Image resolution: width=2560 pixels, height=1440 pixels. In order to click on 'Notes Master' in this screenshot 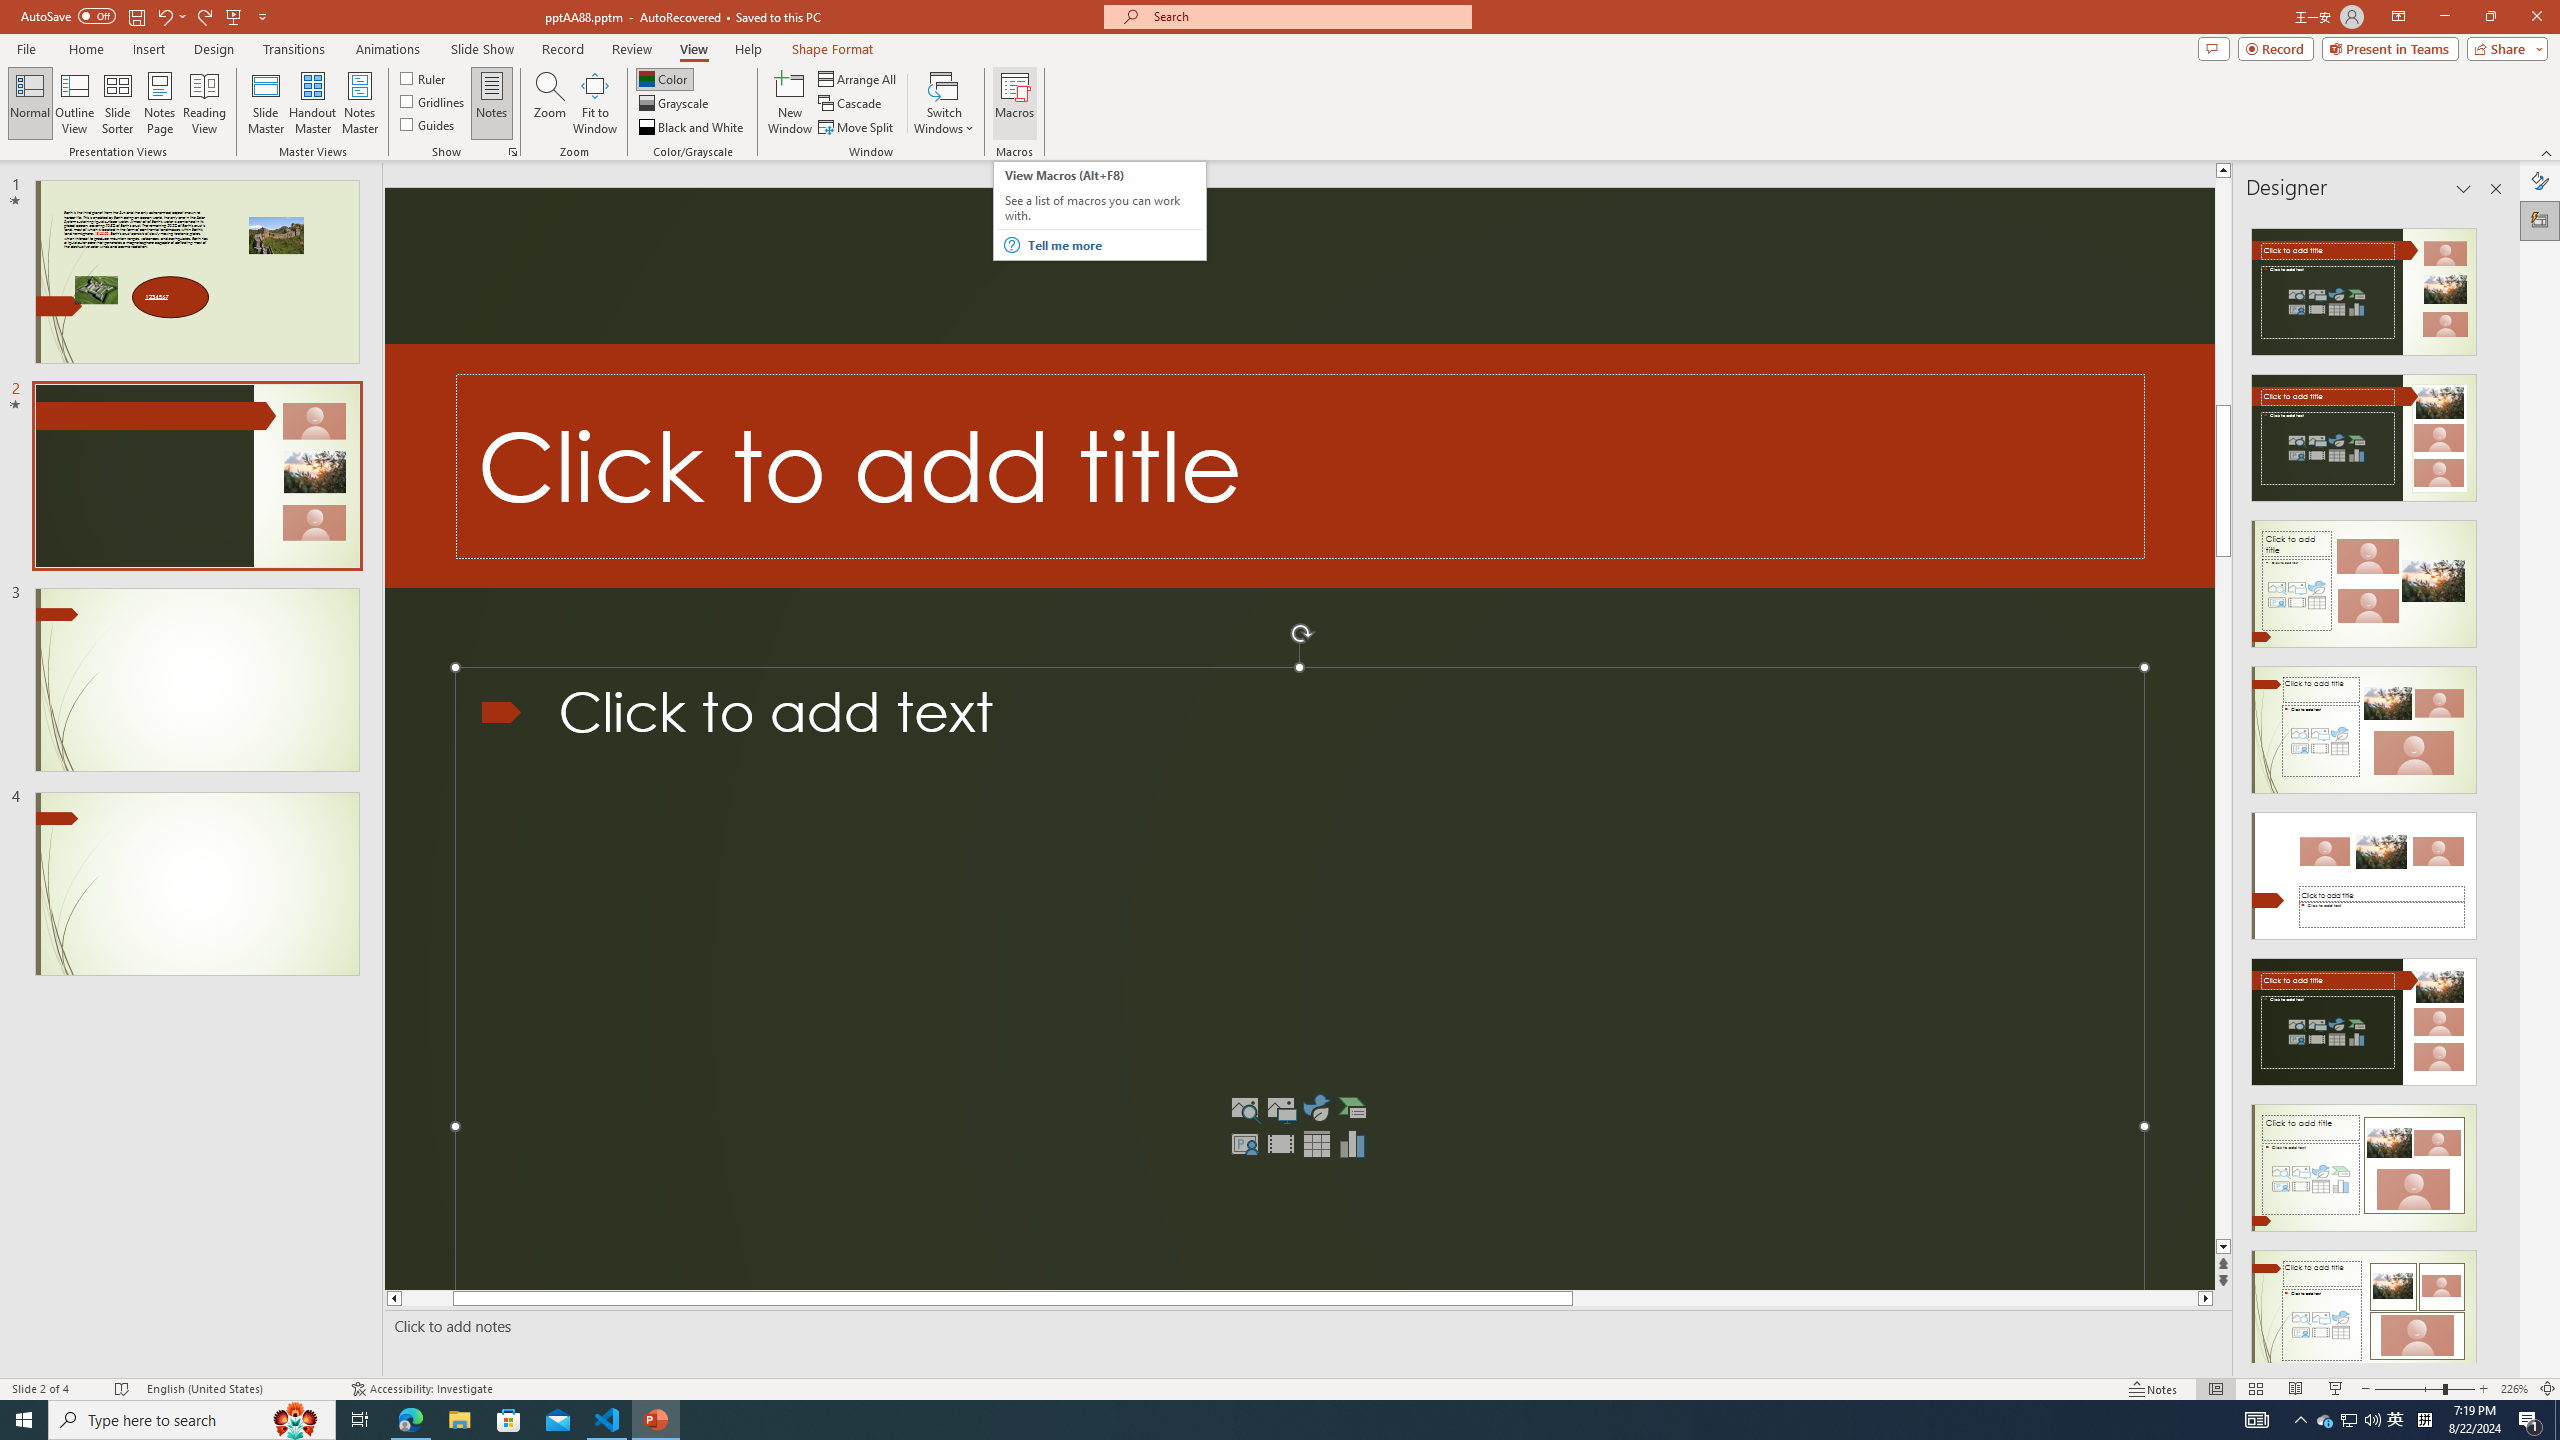, I will do `click(358, 103)`.